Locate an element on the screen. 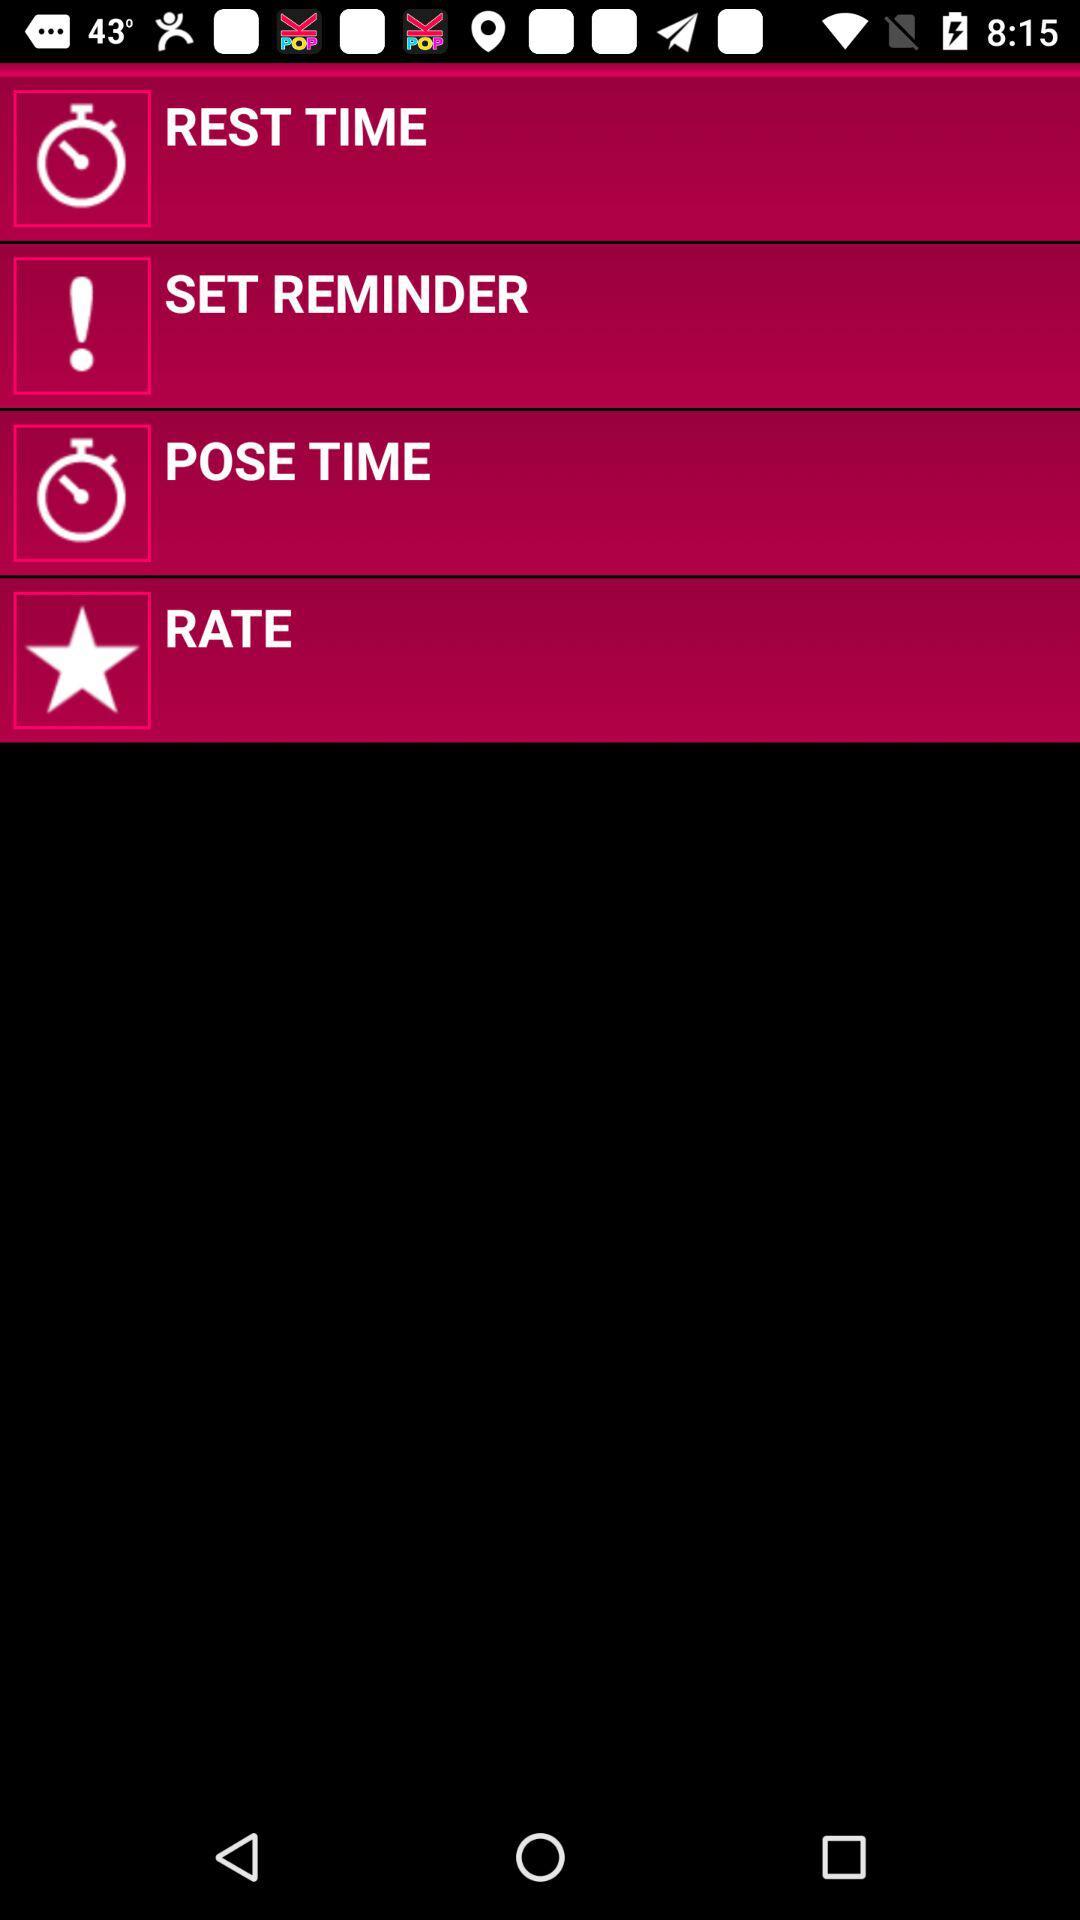 The width and height of the screenshot is (1080, 1920). icon below the pose time is located at coordinates (226, 625).